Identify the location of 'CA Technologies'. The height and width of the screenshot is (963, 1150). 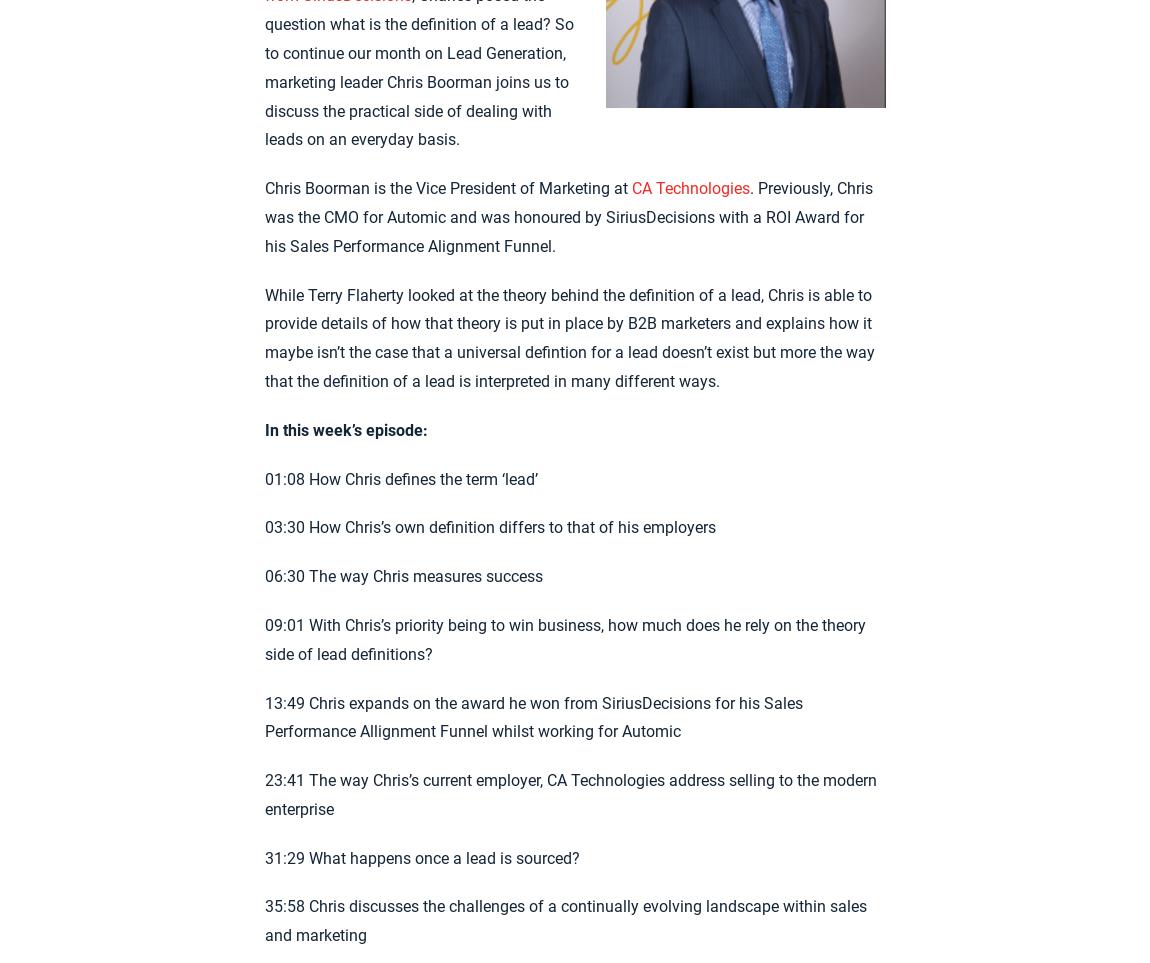
(689, 187).